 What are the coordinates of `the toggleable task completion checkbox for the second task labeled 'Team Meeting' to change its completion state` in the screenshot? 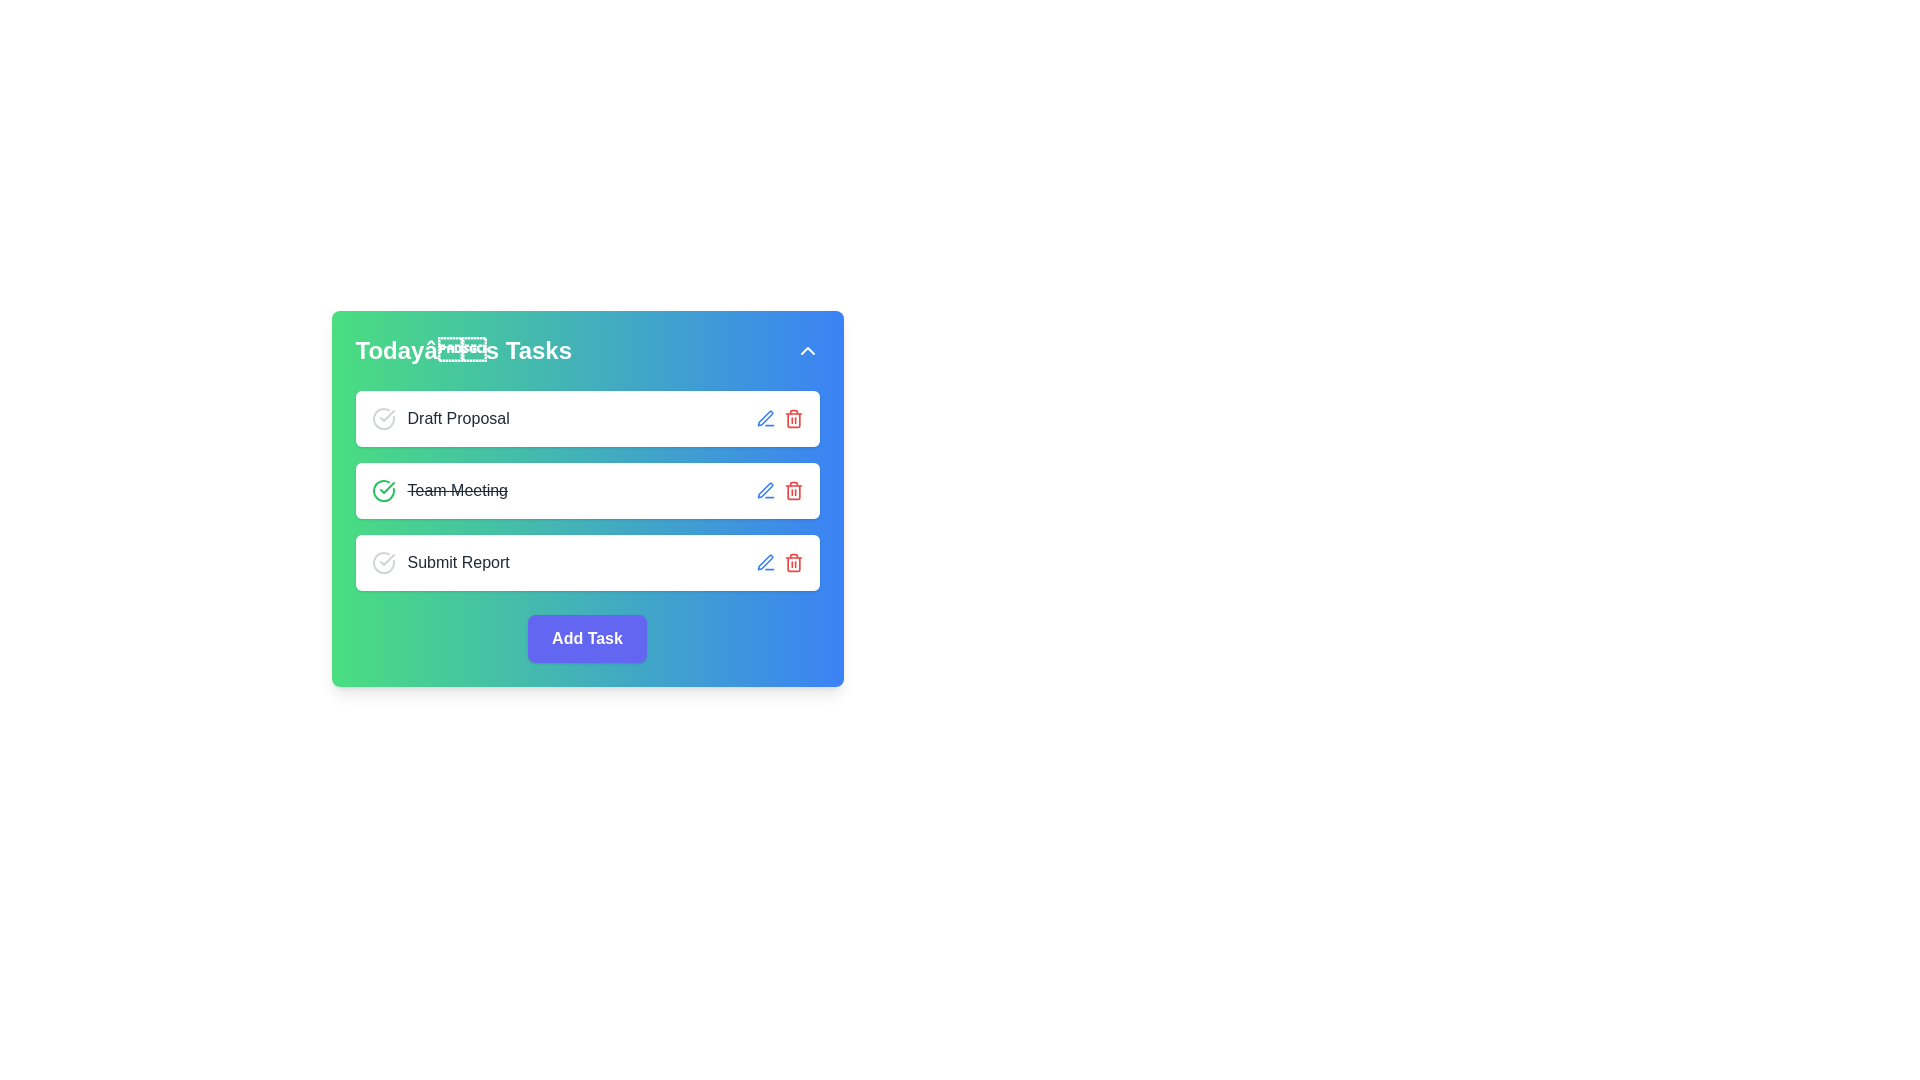 It's located at (383, 490).